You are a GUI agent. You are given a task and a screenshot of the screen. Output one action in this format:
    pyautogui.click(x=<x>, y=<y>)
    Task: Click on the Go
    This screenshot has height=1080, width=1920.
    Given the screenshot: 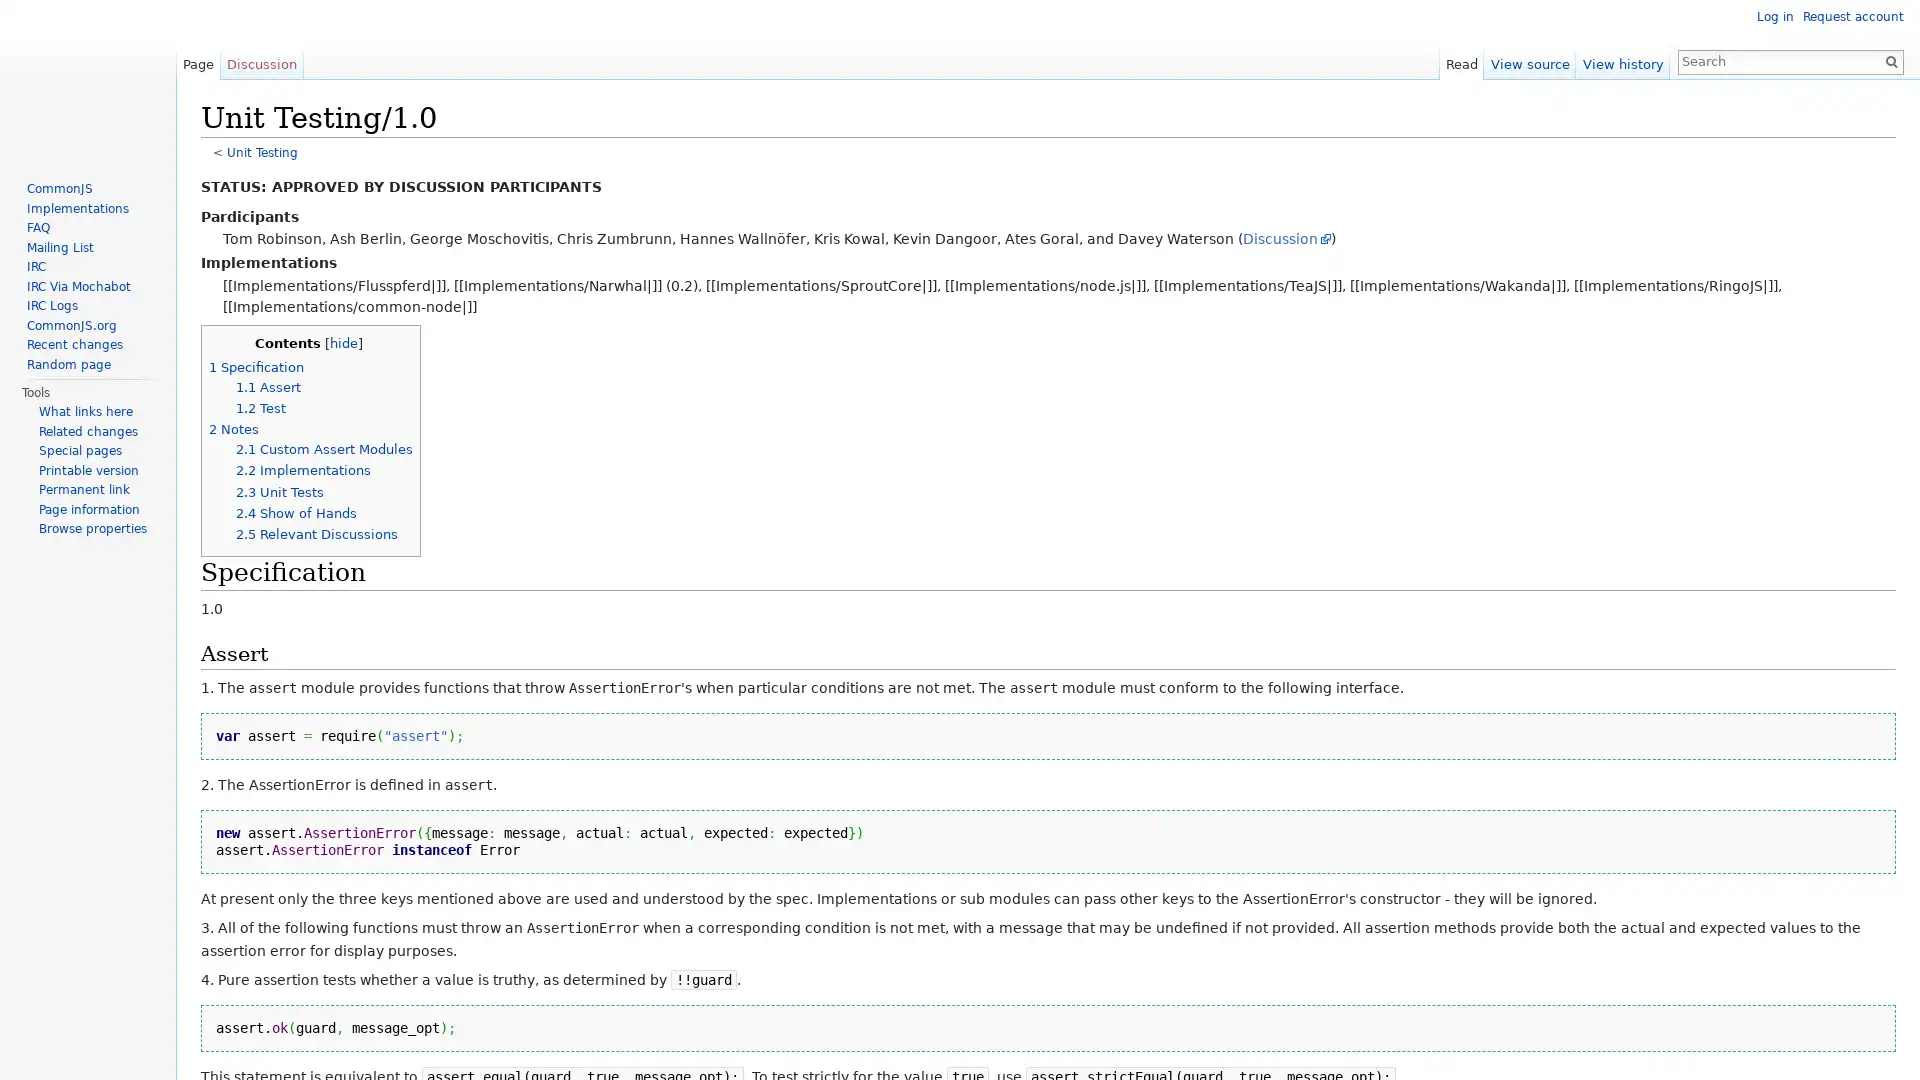 What is the action you would take?
    pyautogui.click(x=1890, y=60)
    